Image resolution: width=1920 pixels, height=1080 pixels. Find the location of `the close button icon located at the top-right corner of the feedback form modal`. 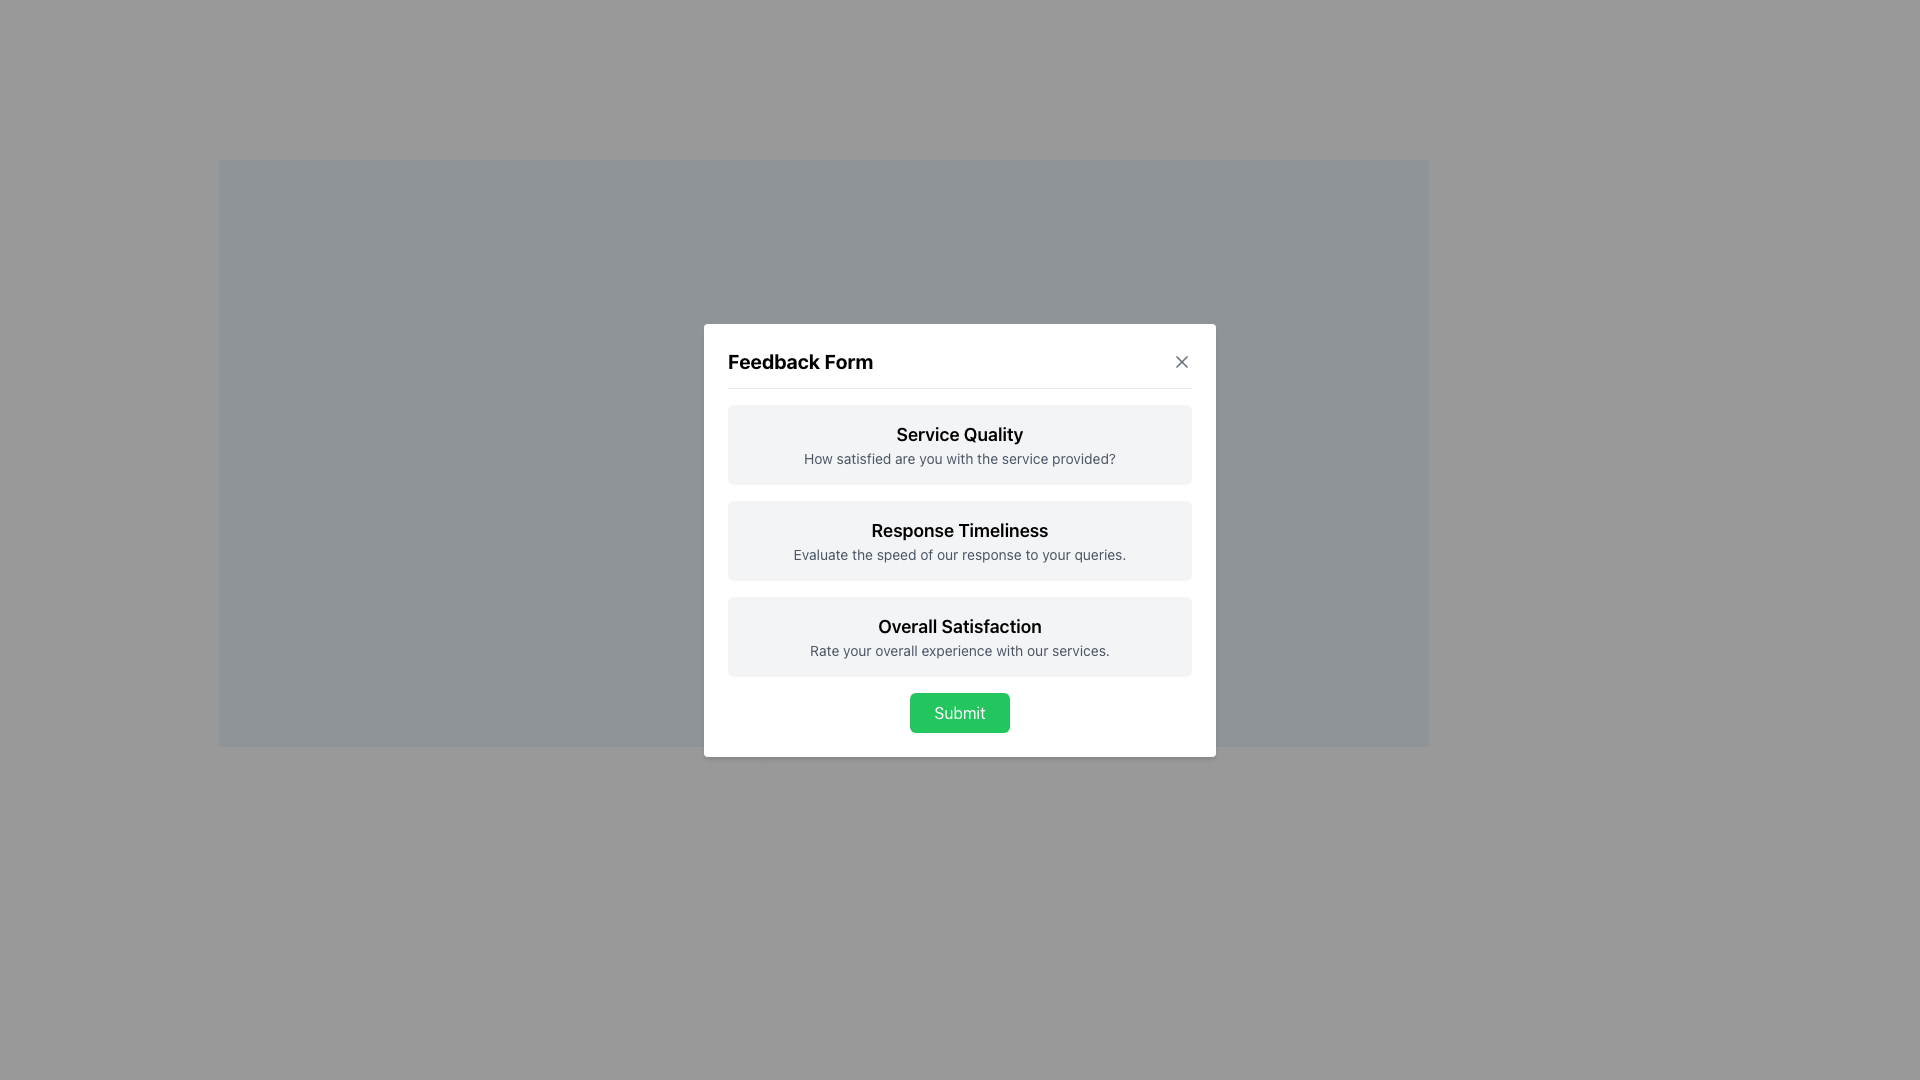

the close button icon located at the top-right corner of the feedback form modal is located at coordinates (1181, 361).